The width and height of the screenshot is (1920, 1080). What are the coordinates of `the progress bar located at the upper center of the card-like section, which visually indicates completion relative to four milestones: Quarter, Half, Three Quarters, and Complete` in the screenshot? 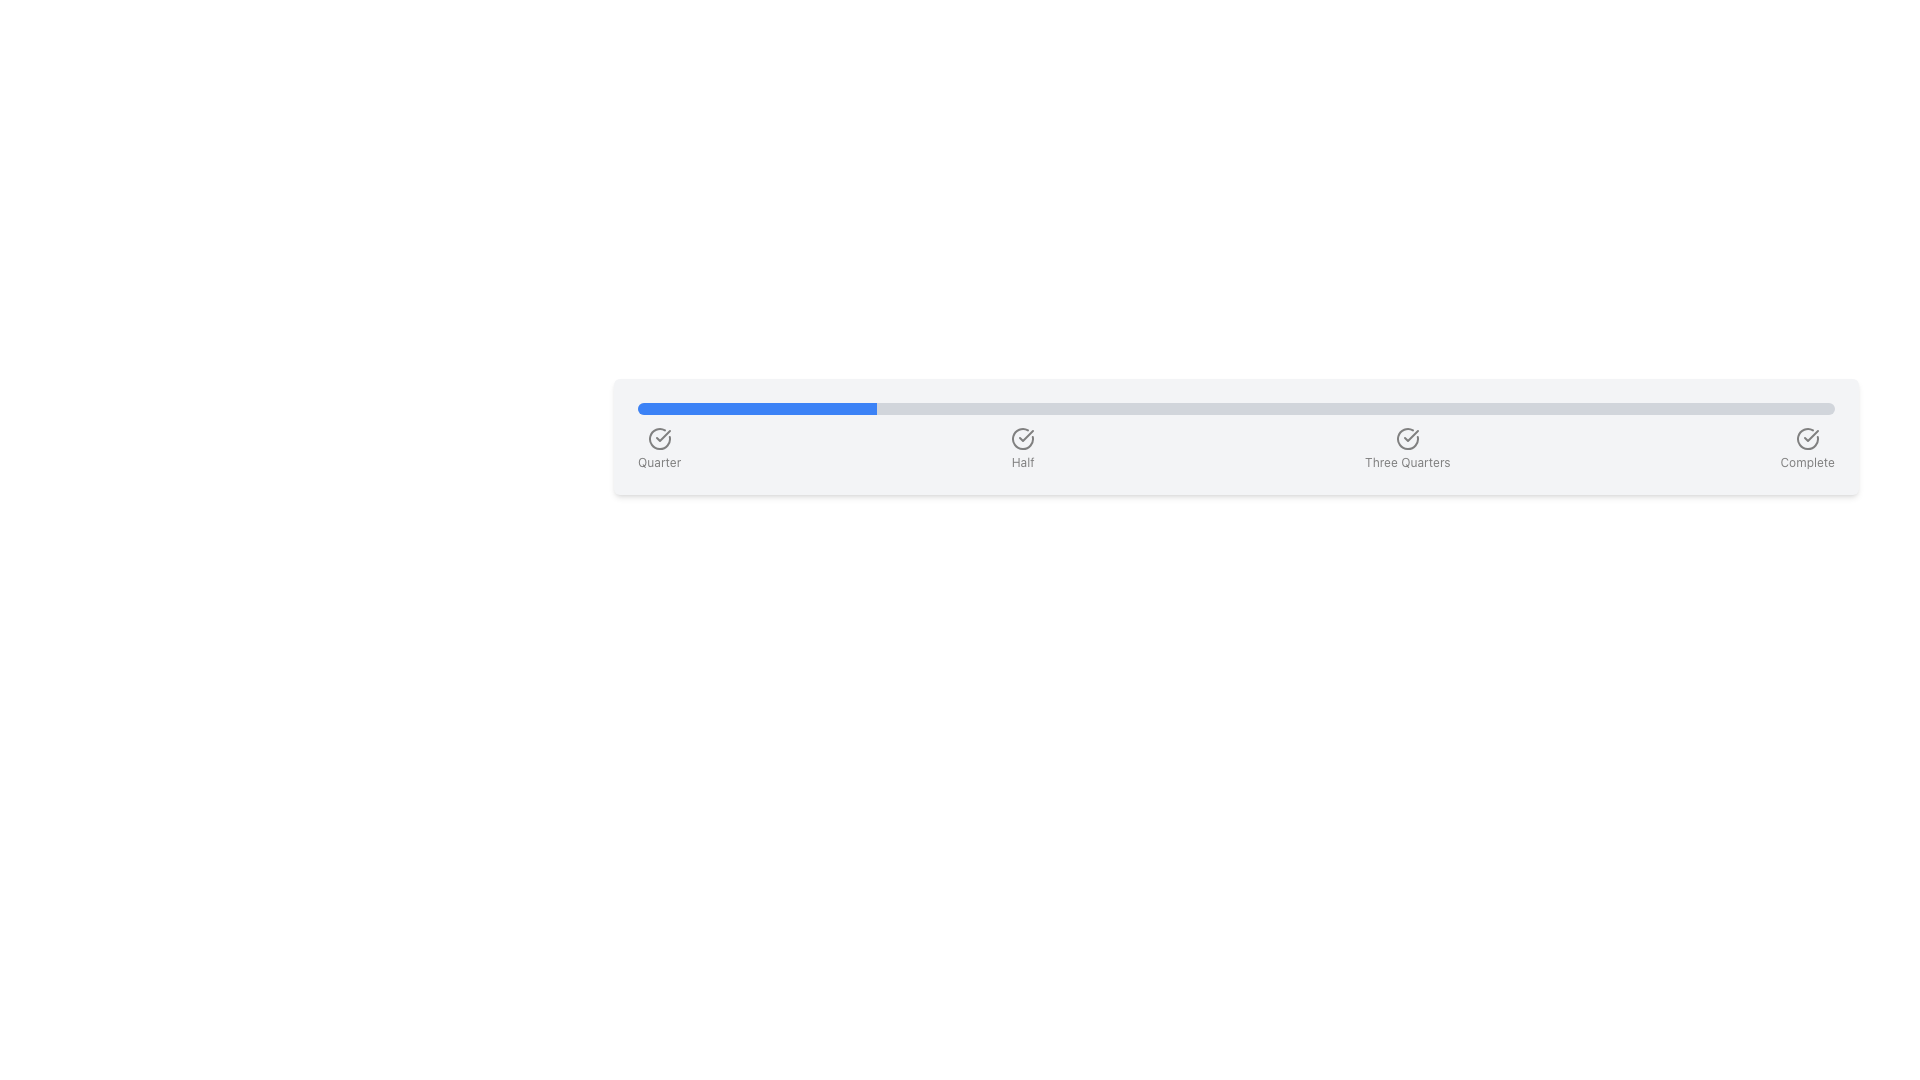 It's located at (1235, 407).